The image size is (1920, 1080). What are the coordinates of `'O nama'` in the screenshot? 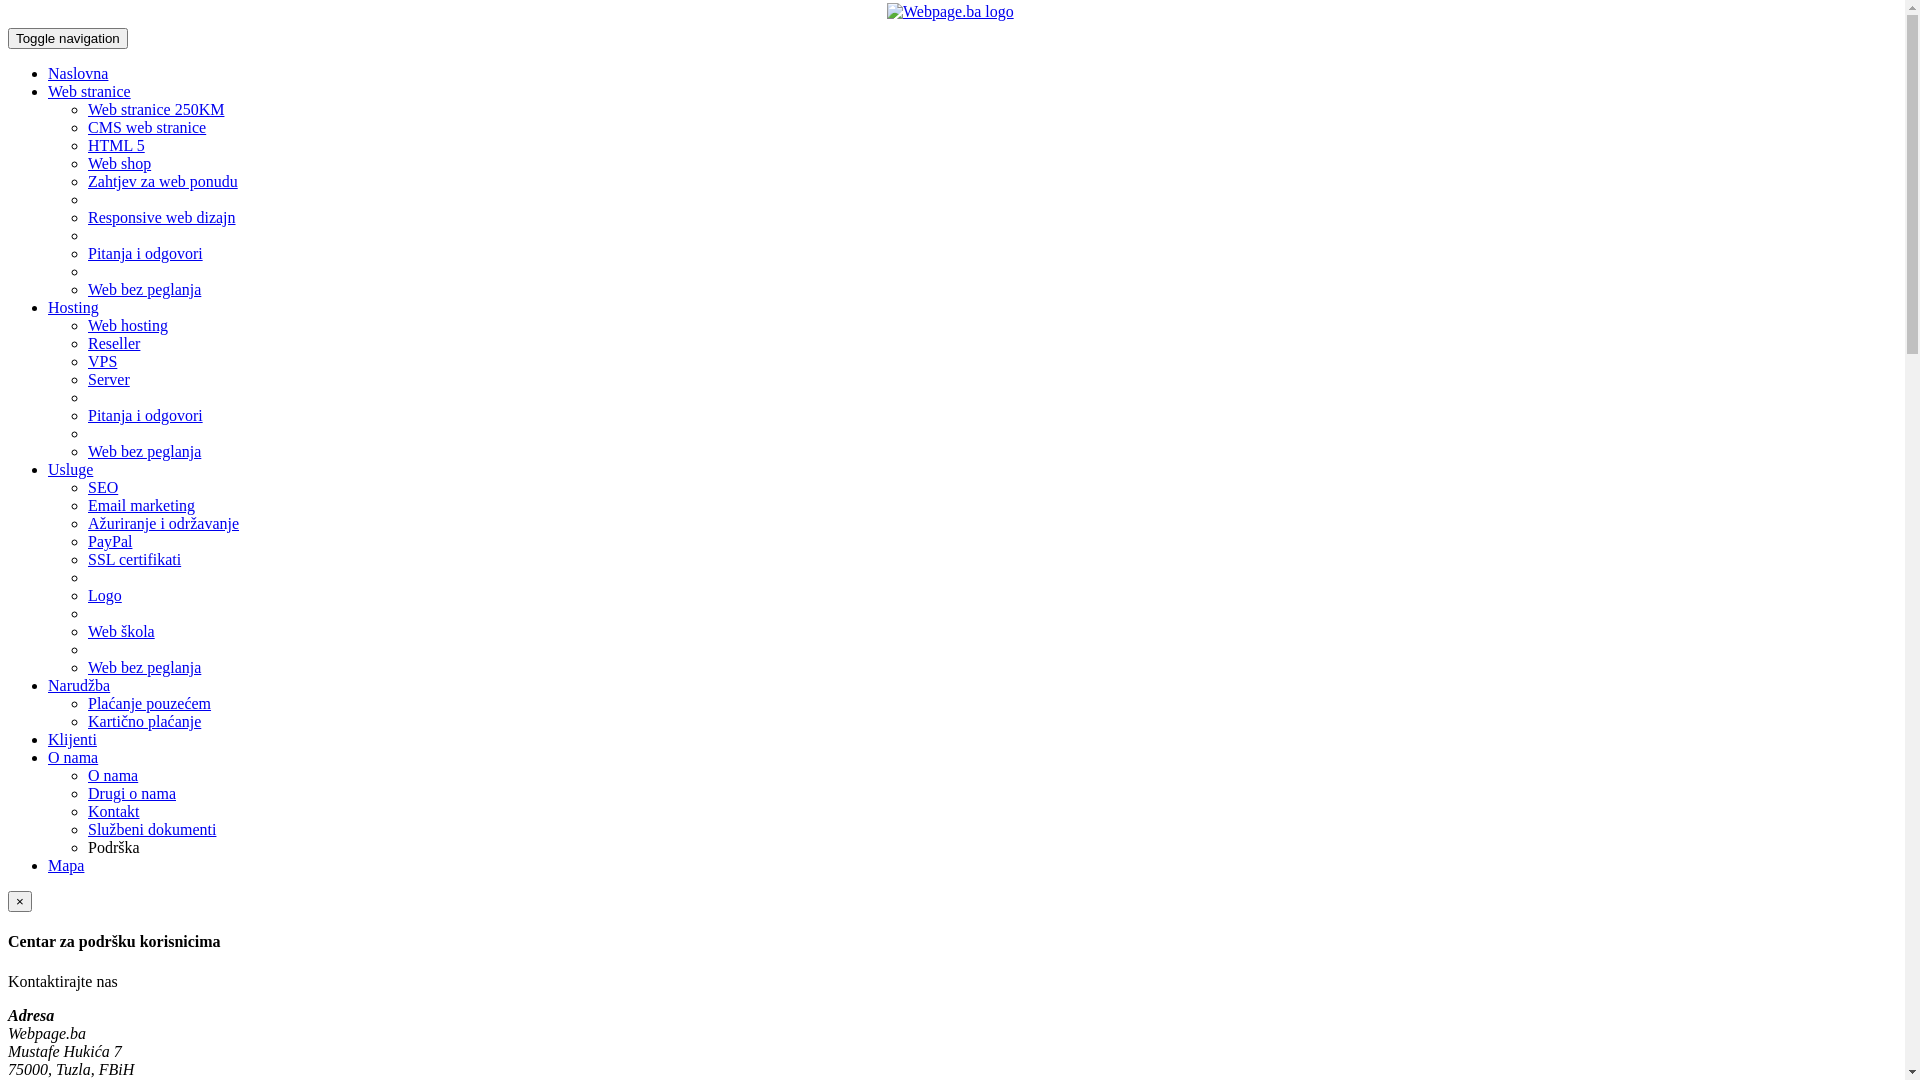 It's located at (48, 757).